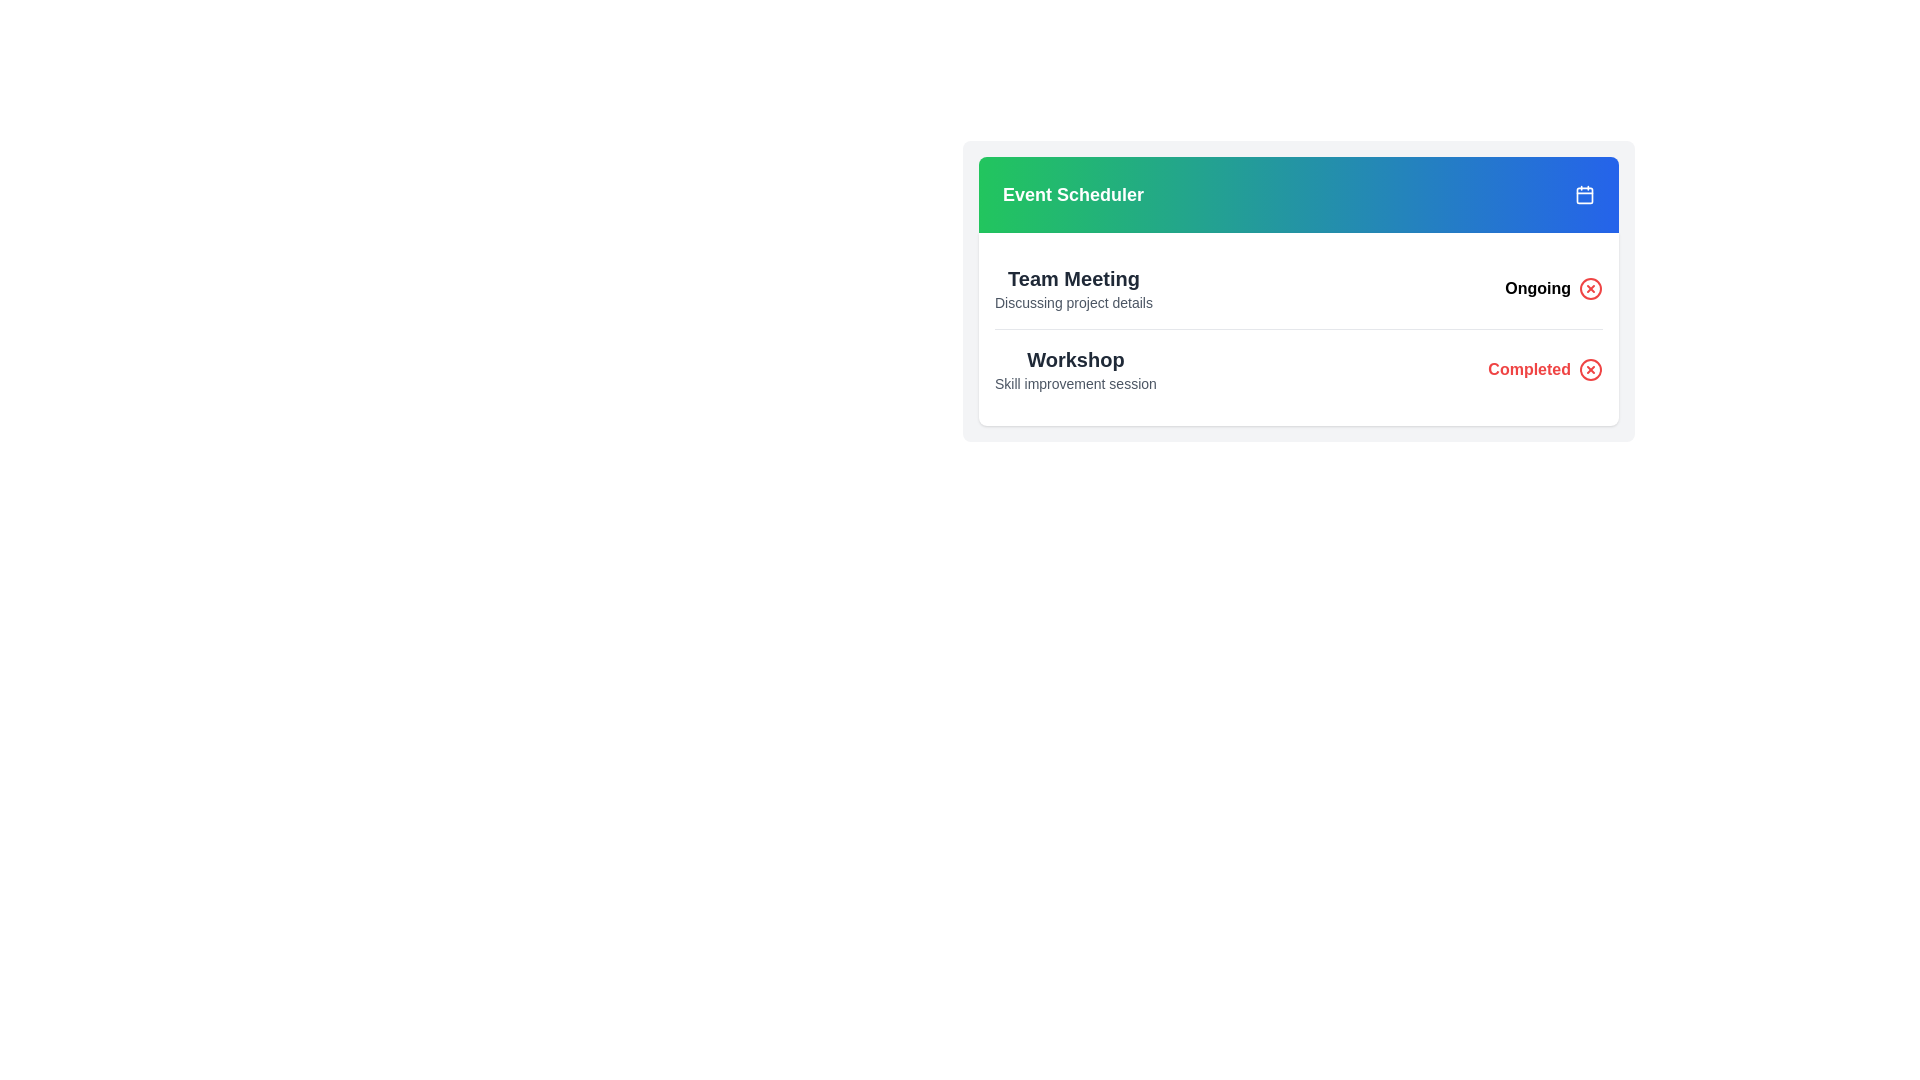 The image size is (1920, 1080). I want to click on the SVG Circle element, which is a circular outline with medium thickness, positioned at the top layer of an SVG graphic and framing a graphical icon, so click(1589, 370).